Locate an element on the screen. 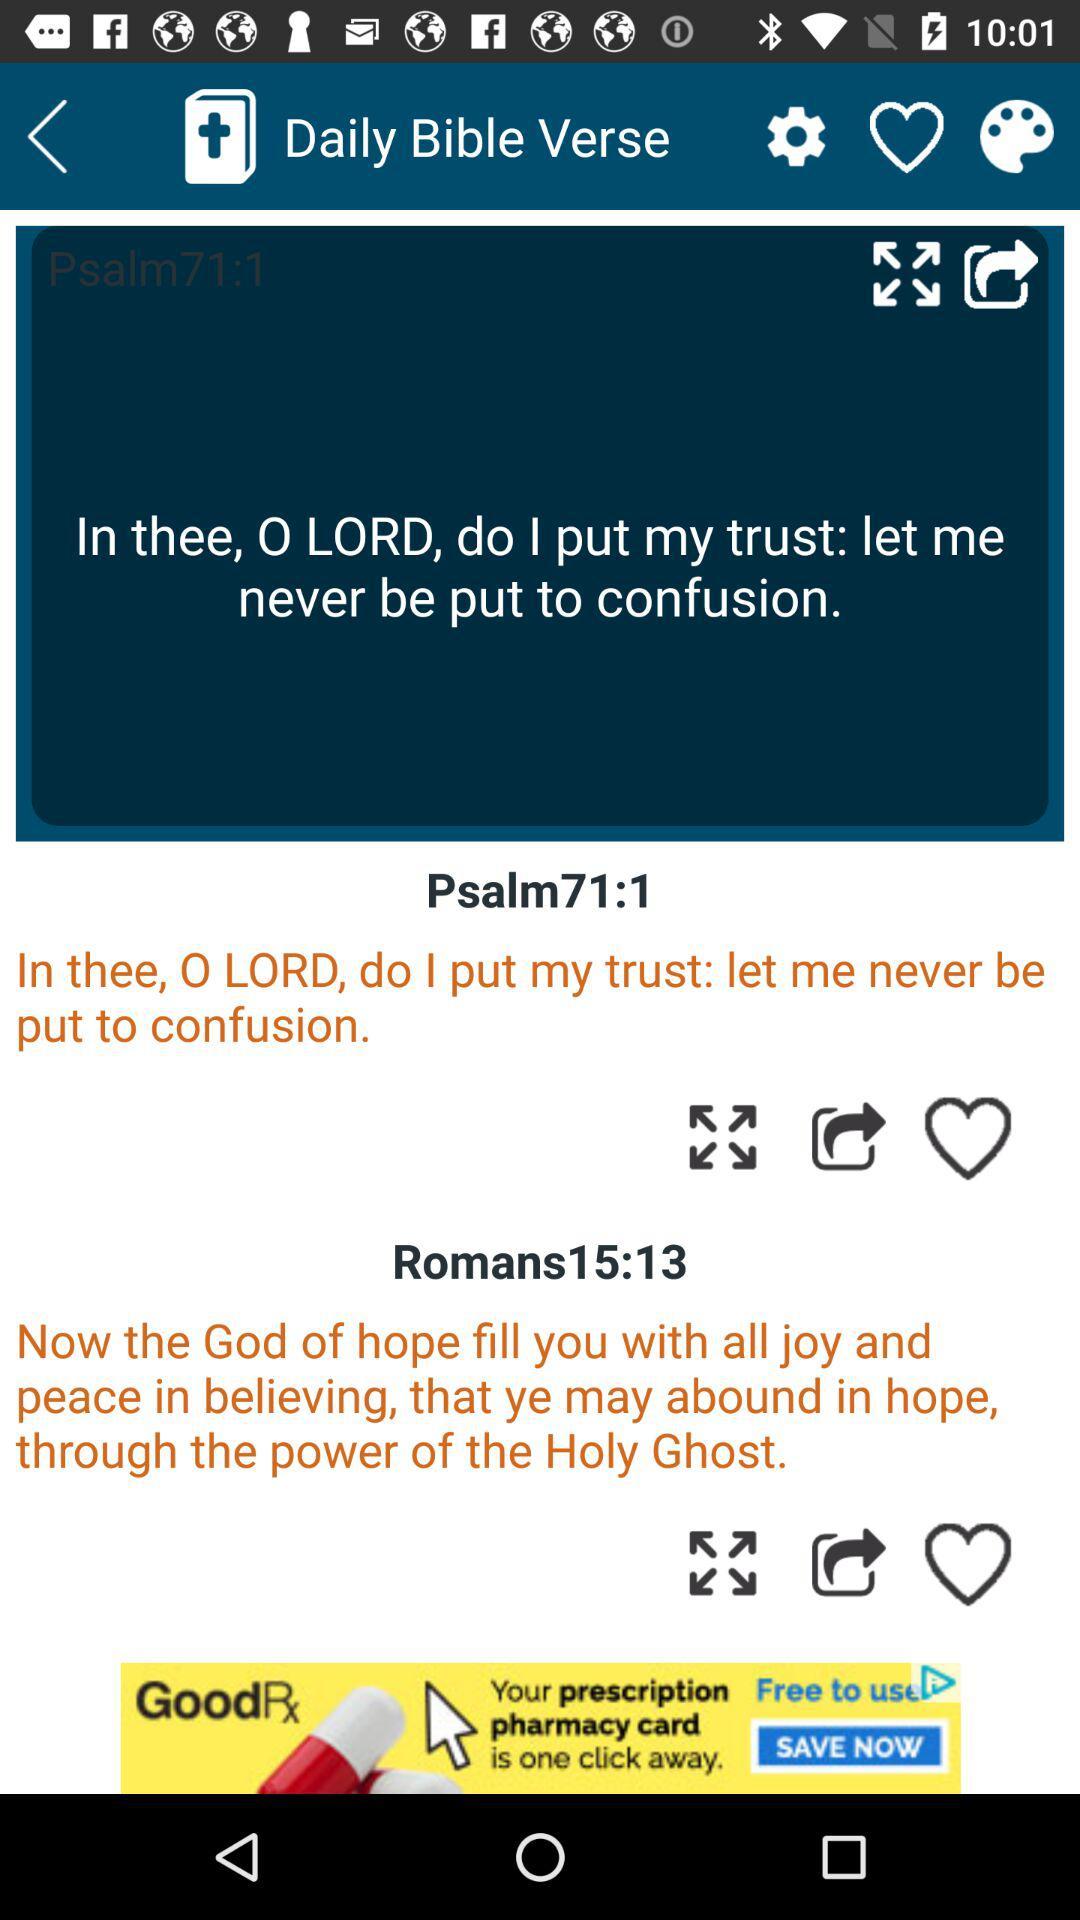  go back is located at coordinates (46, 135).